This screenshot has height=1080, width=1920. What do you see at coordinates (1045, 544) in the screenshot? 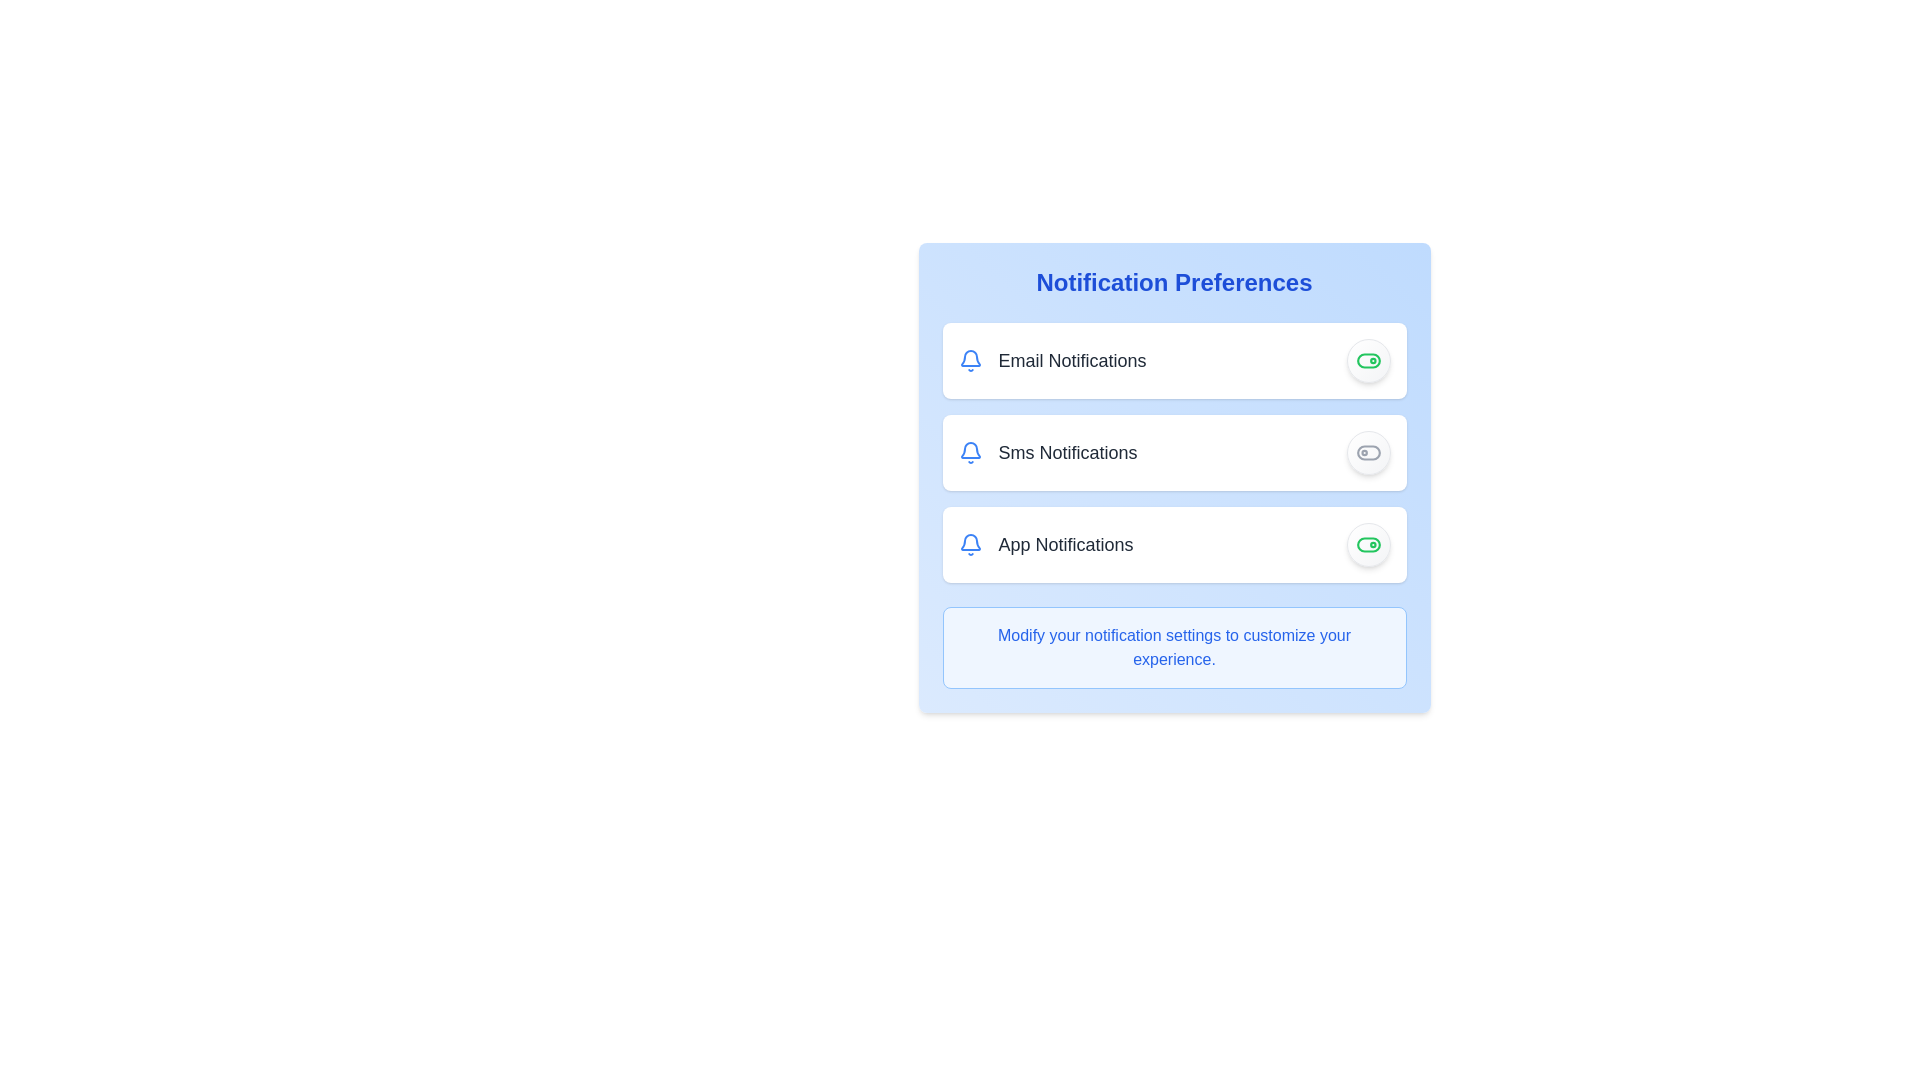
I see `the information presented in the Label indicating the option to manage or toggle notifications for application events, located in the 'Notification Preferences' section as the third item vertically` at bounding box center [1045, 544].